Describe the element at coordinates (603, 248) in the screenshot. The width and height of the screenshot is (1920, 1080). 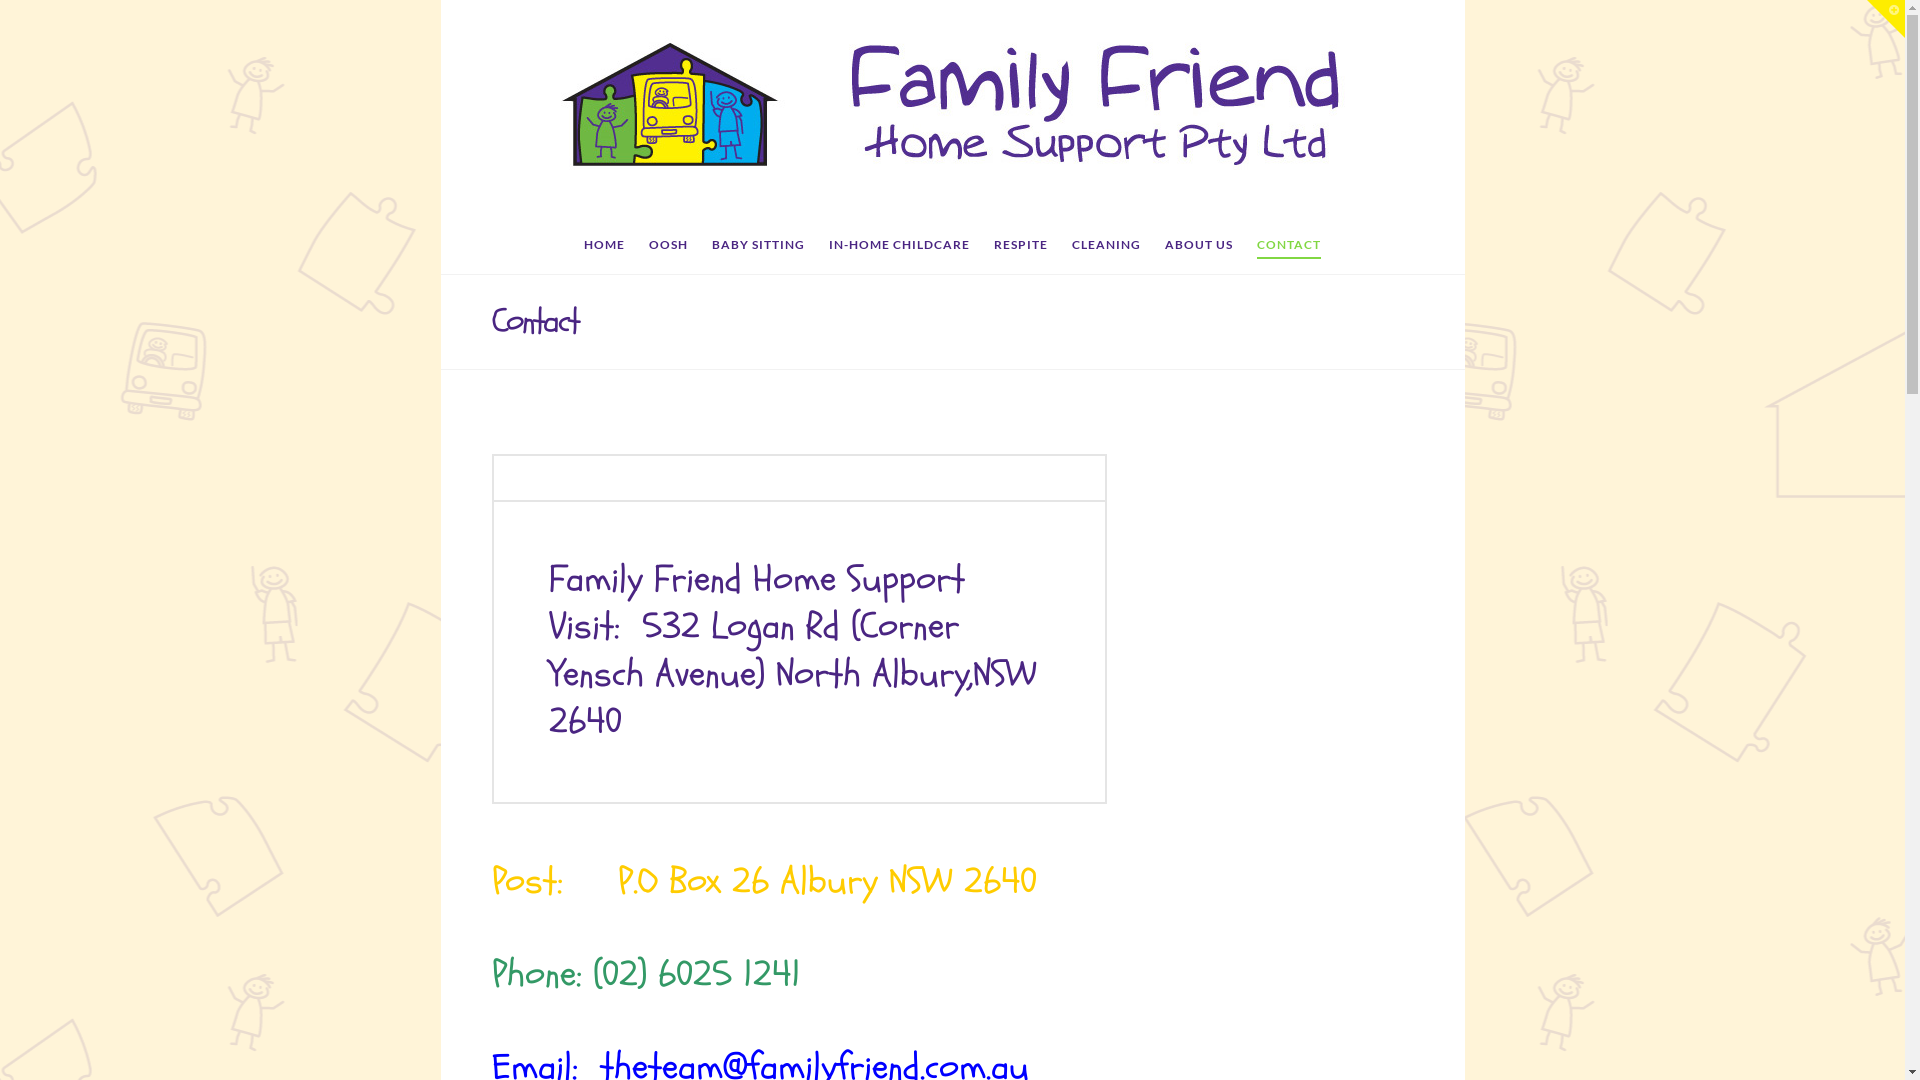
I see `'HOME'` at that location.